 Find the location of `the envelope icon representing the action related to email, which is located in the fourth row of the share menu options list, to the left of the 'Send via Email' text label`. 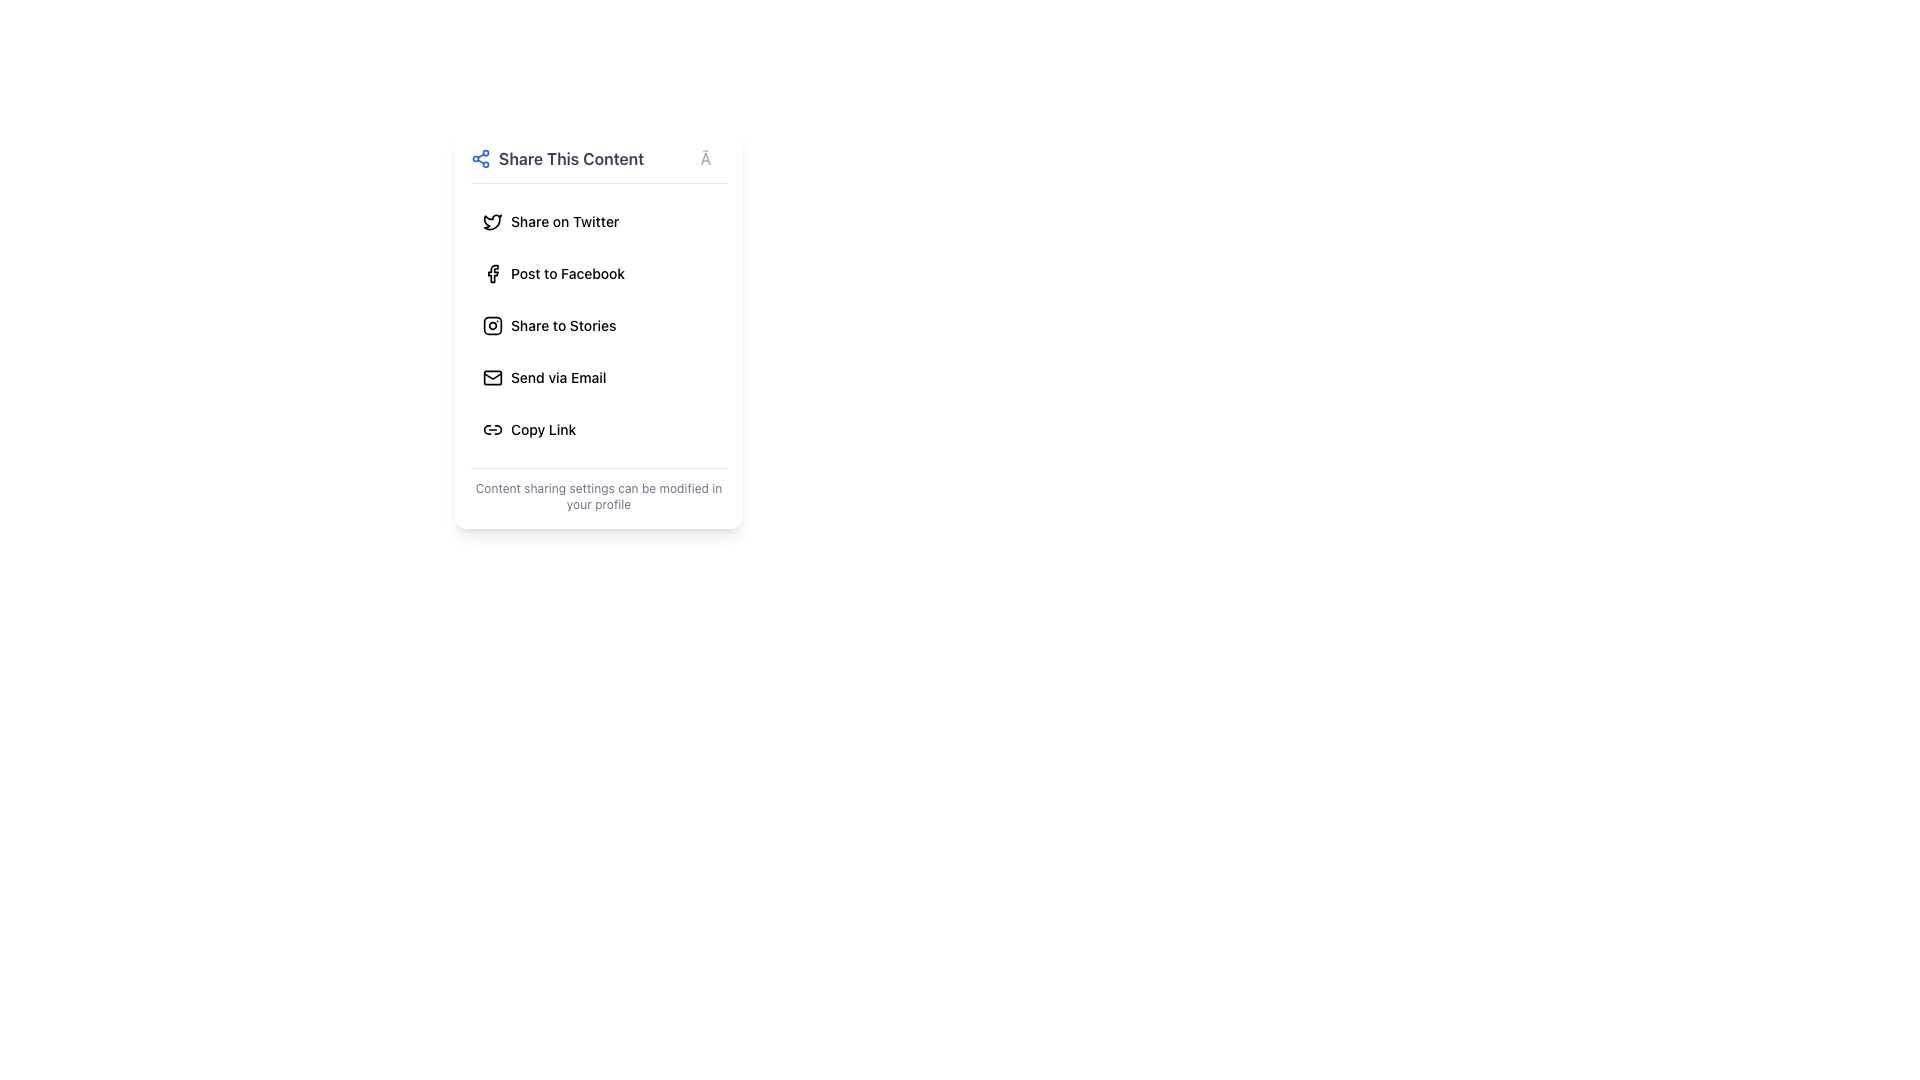

the envelope icon representing the action related to email, which is located in the fourth row of the share menu options list, to the left of the 'Send via Email' text label is located at coordinates (493, 378).